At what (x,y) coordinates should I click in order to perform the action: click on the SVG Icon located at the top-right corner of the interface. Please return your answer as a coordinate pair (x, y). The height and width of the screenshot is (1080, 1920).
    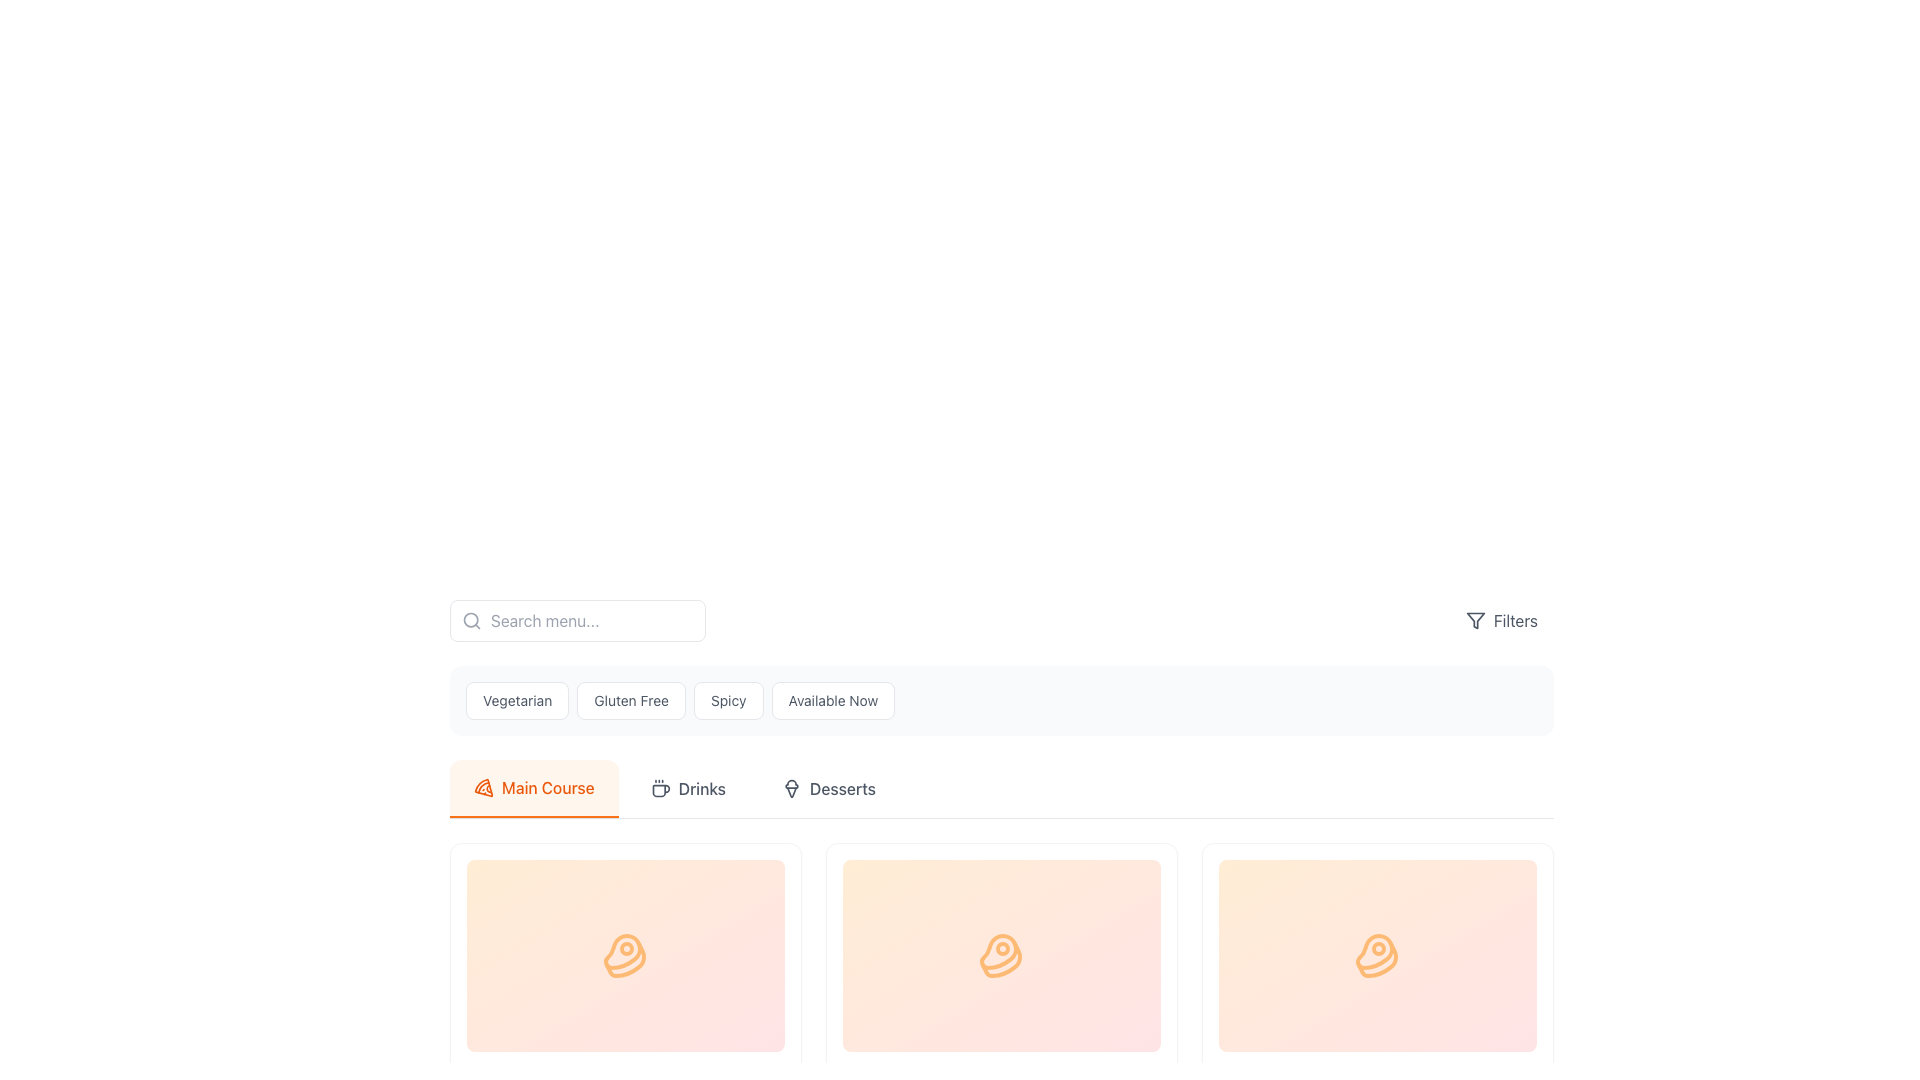
    Looking at the image, I should click on (1475, 620).